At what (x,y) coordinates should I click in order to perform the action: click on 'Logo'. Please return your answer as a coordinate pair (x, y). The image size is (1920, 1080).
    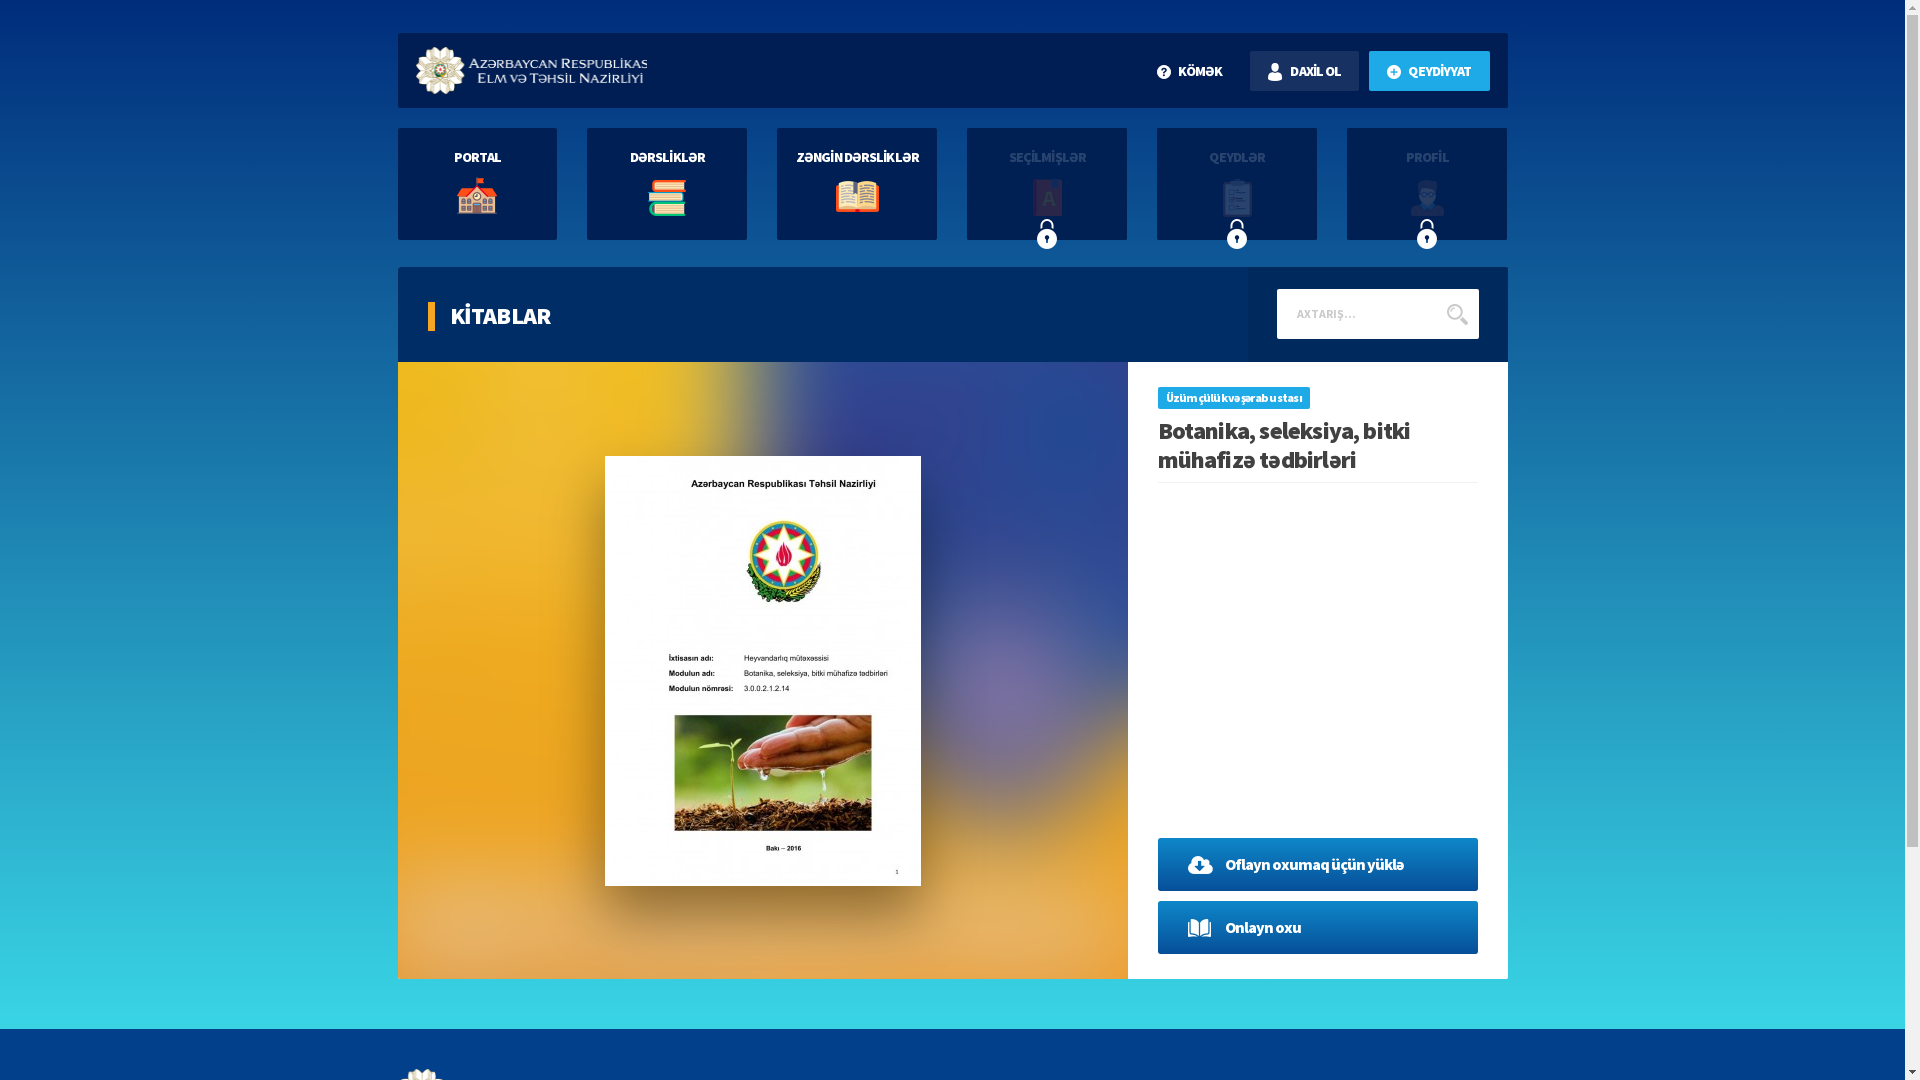
    Looking at the image, I should click on (531, 69).